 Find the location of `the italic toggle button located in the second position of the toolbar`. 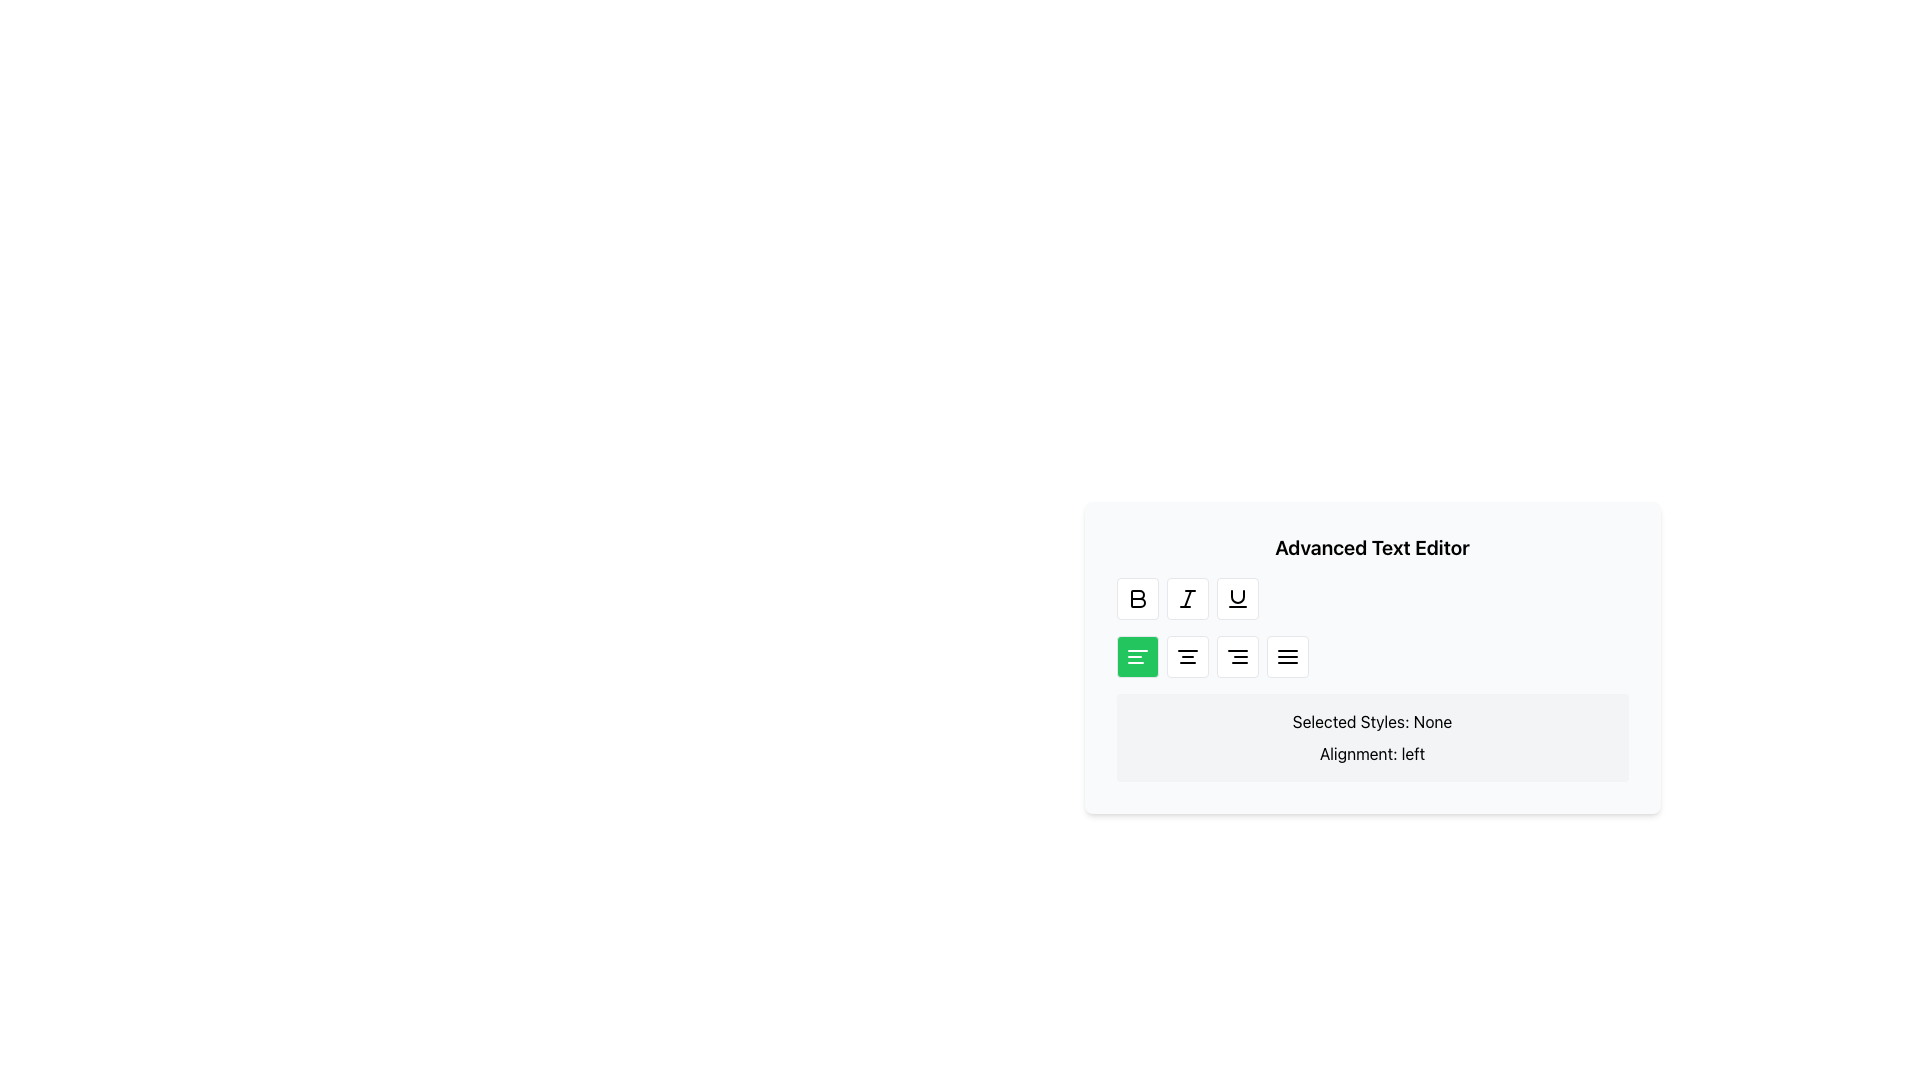

the italic toggle button located in the second position of the toolbar is located at coordinates (1187, 597).